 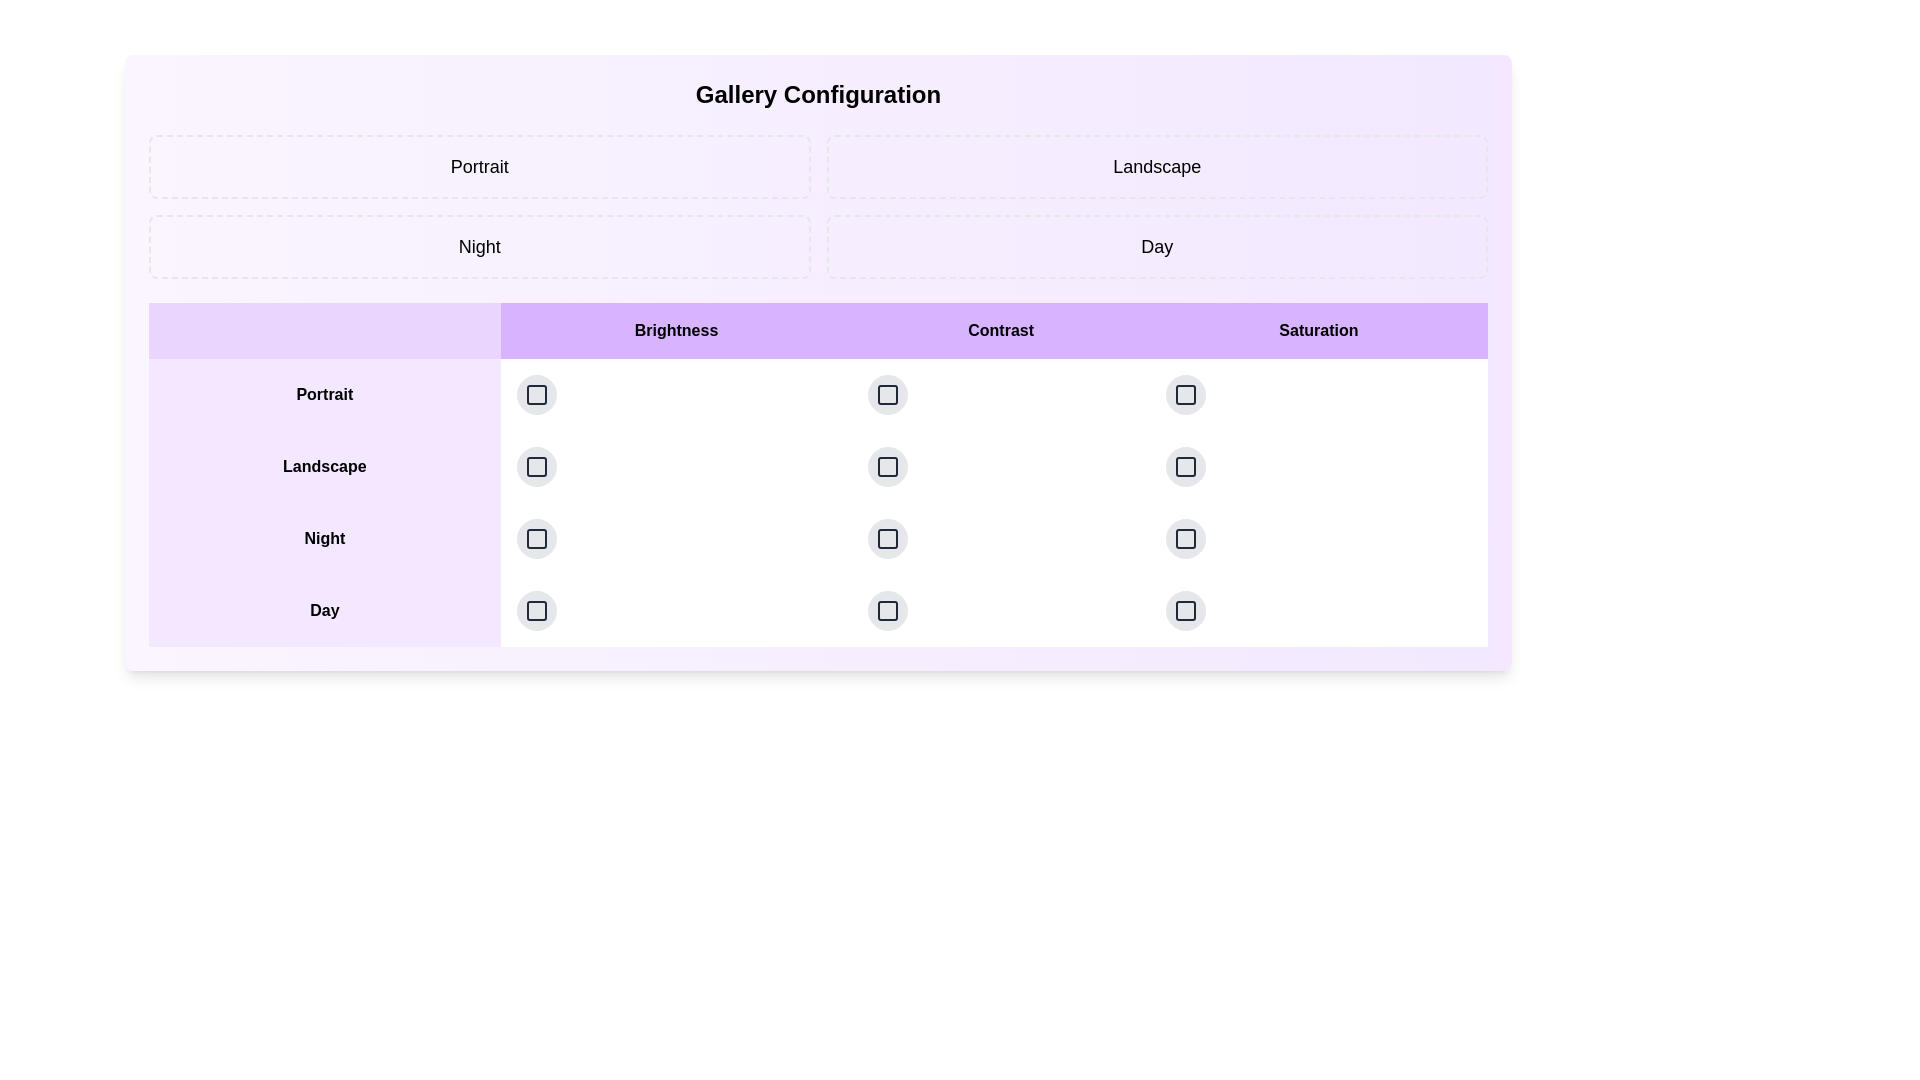 What do you see at coordinates (536, 394) in the screenshot?
I see `the first checkbox under the 'Brightness' column for the 'Portrait' category` at bounding box center [536, 394].